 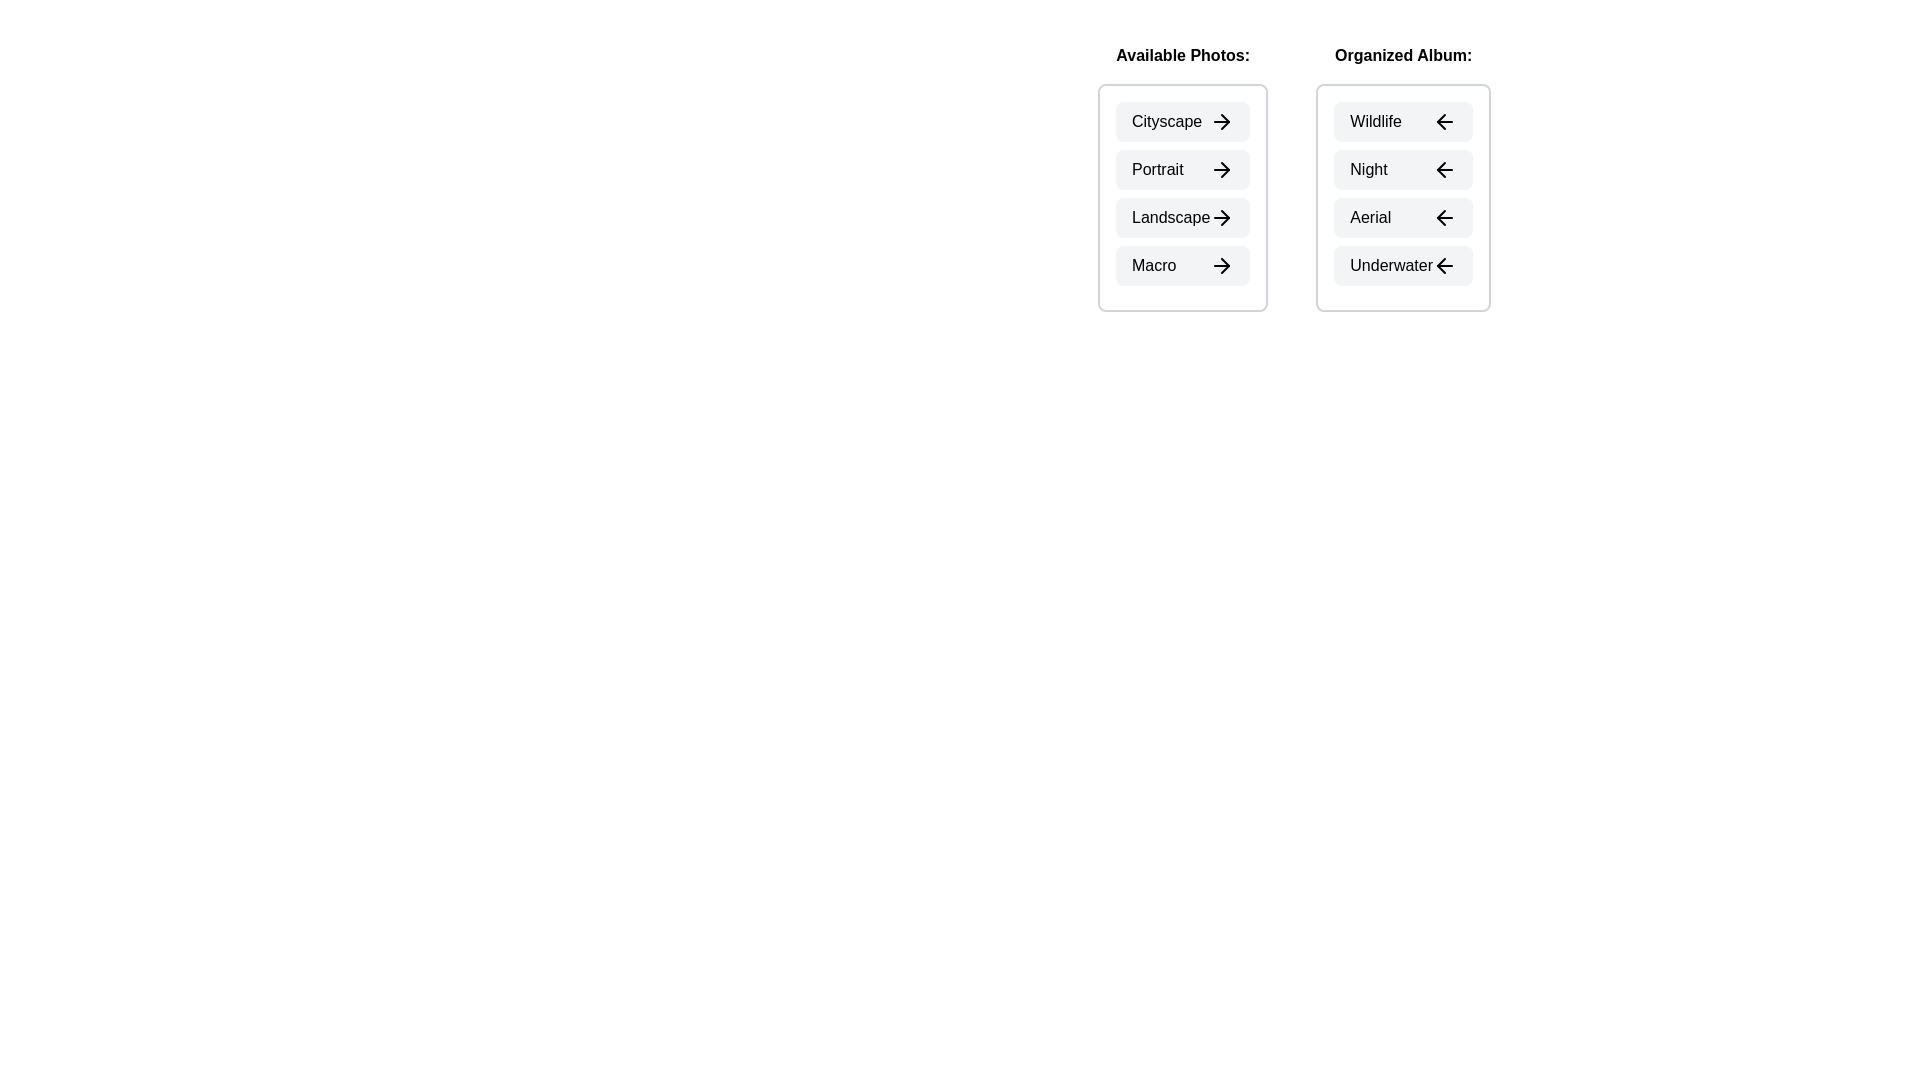 I want to click on the arrow icon next to the photo Portrait in the Available Photos section to transfer it to the Organized Album section, so click(x=1221, y=168).